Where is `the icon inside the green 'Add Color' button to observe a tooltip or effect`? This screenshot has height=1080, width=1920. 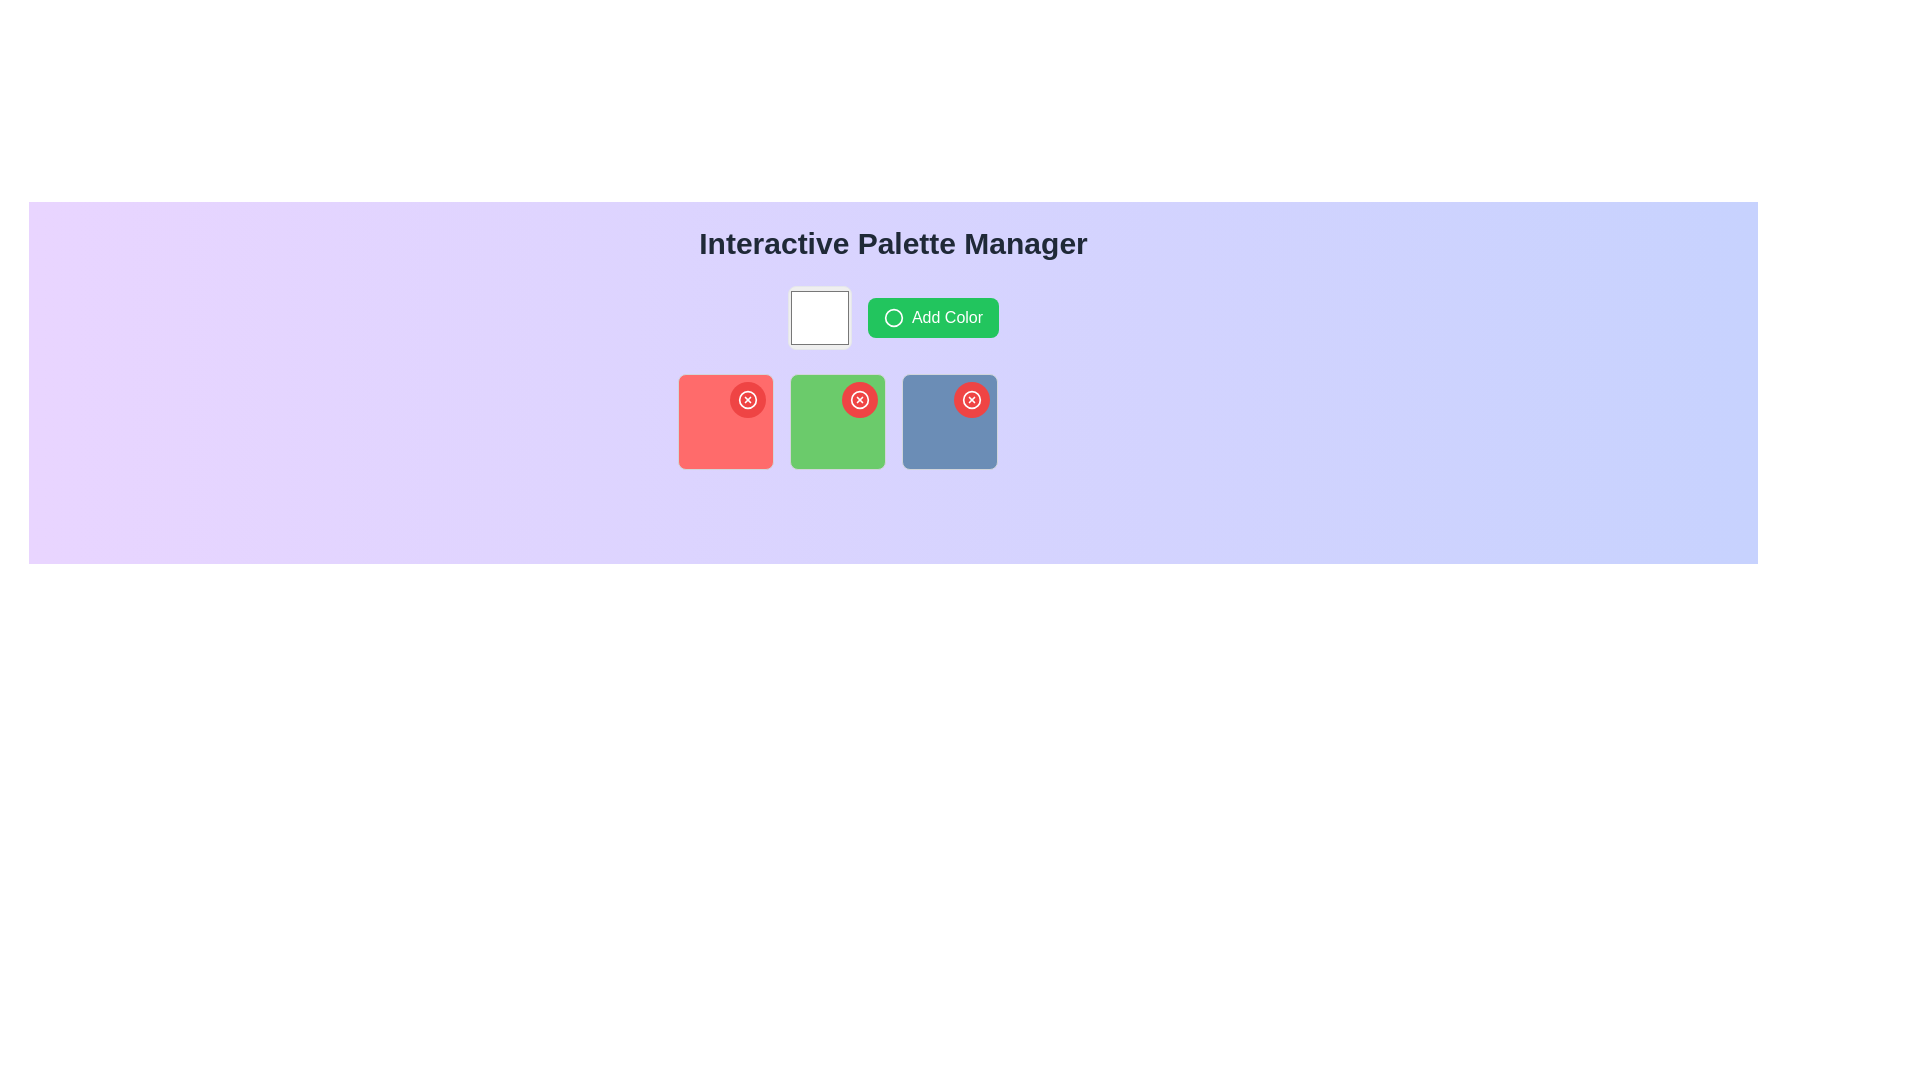
the icon inside the green 'Add Color' button to observe a tooltip or effect is located at coordinates (892, 316).